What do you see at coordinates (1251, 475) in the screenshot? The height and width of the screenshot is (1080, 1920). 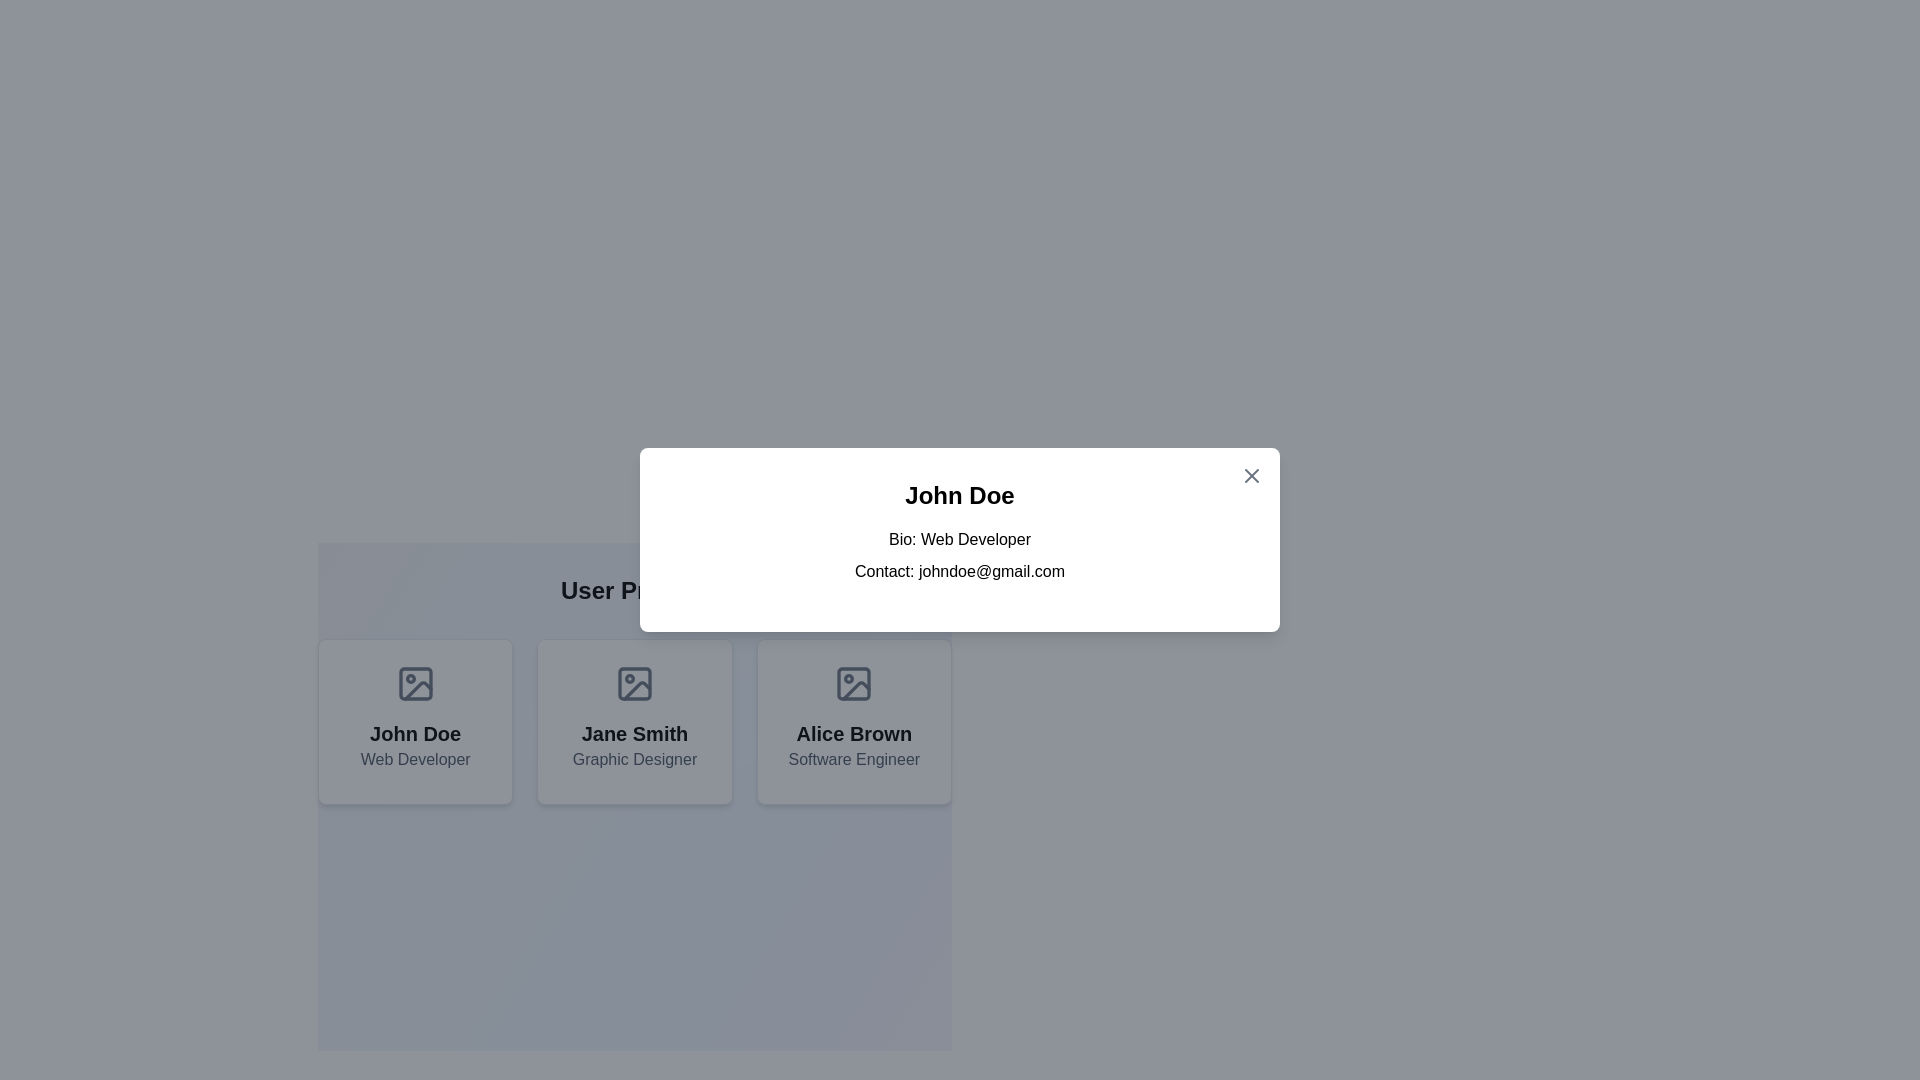 I see `the close button located in the top-right corner of the user profile card for 'John Doe' to change the color of the icon` at bounding box center [1251, 475].